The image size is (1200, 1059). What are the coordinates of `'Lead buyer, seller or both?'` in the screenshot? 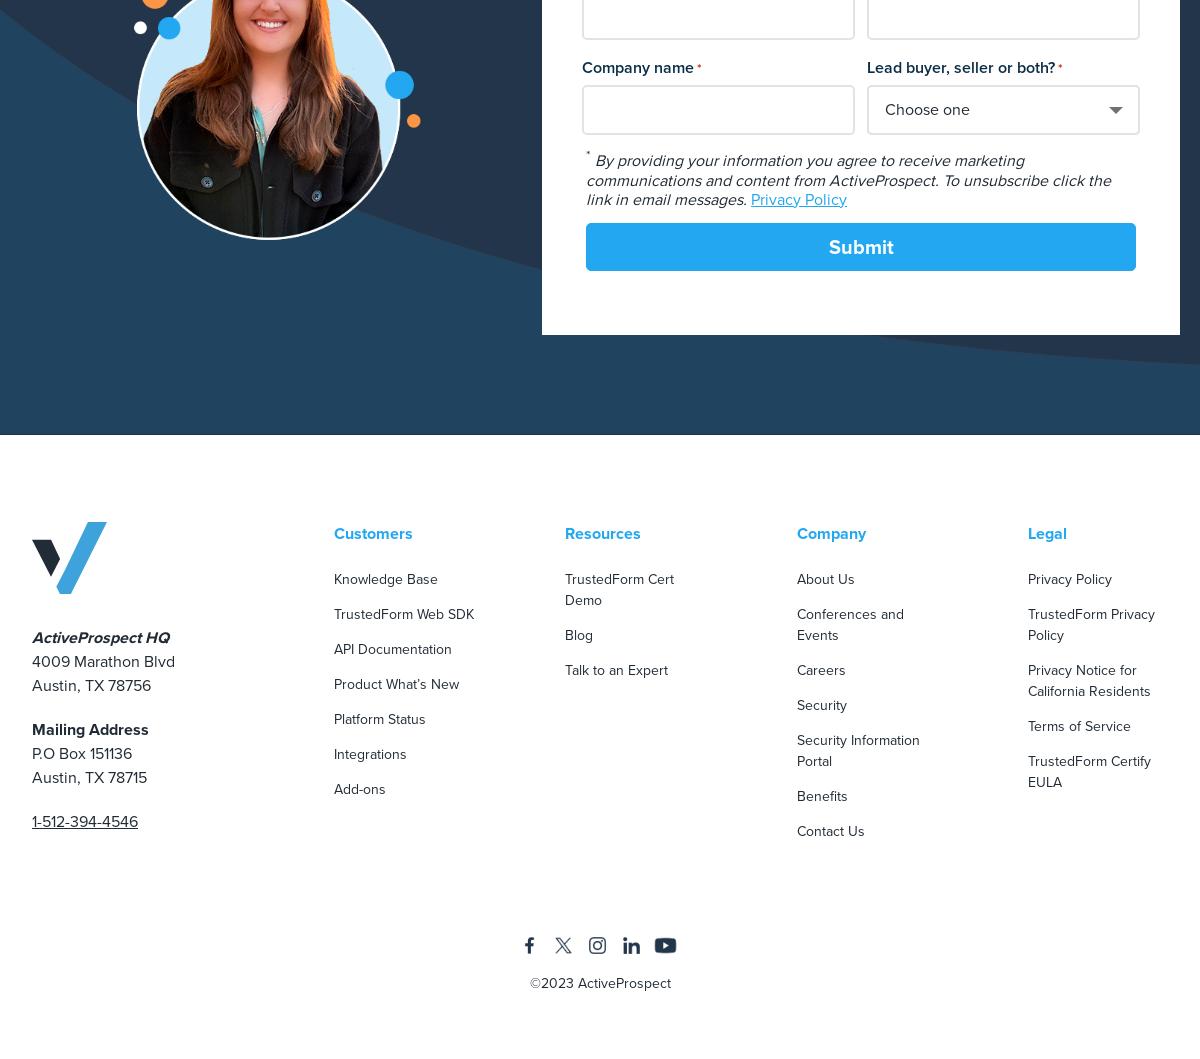 It's located at (960, 66).